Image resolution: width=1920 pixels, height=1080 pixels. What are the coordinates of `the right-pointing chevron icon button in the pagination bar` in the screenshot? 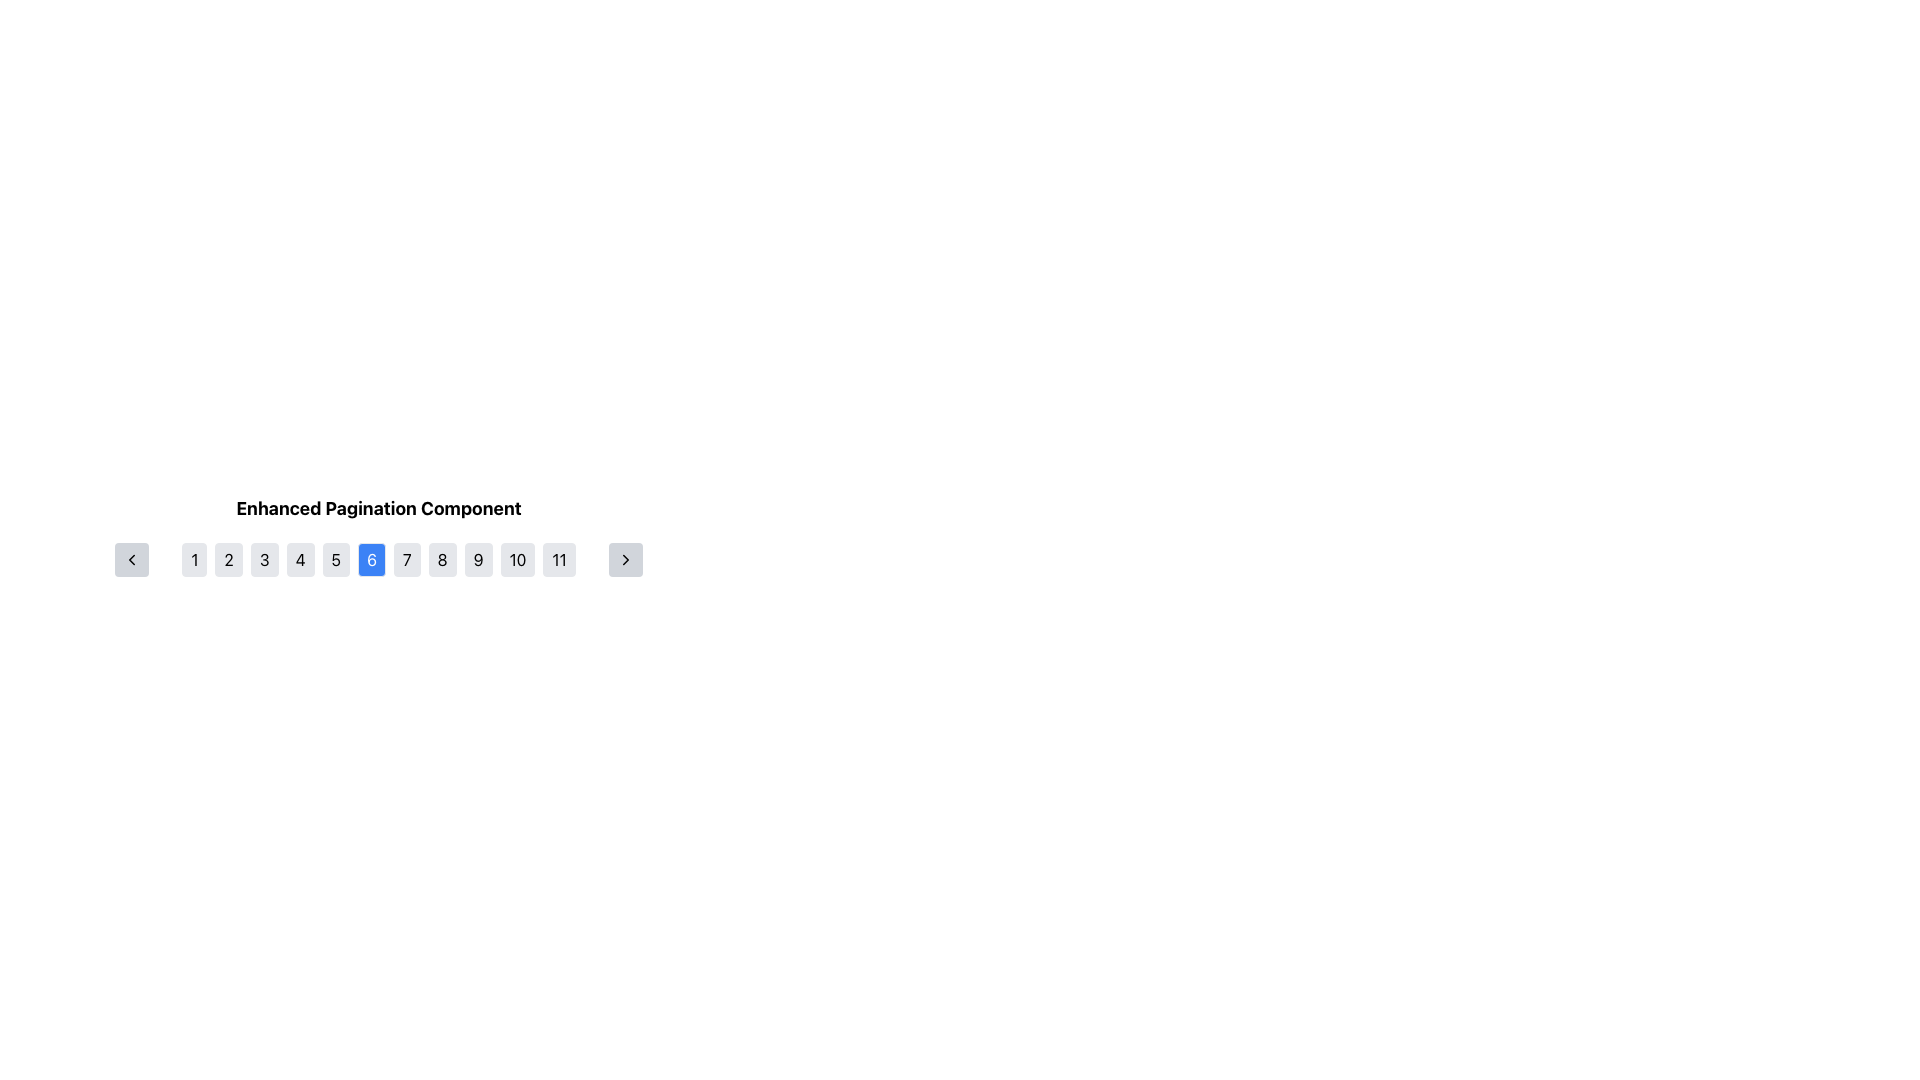 It's located at (624, 559).